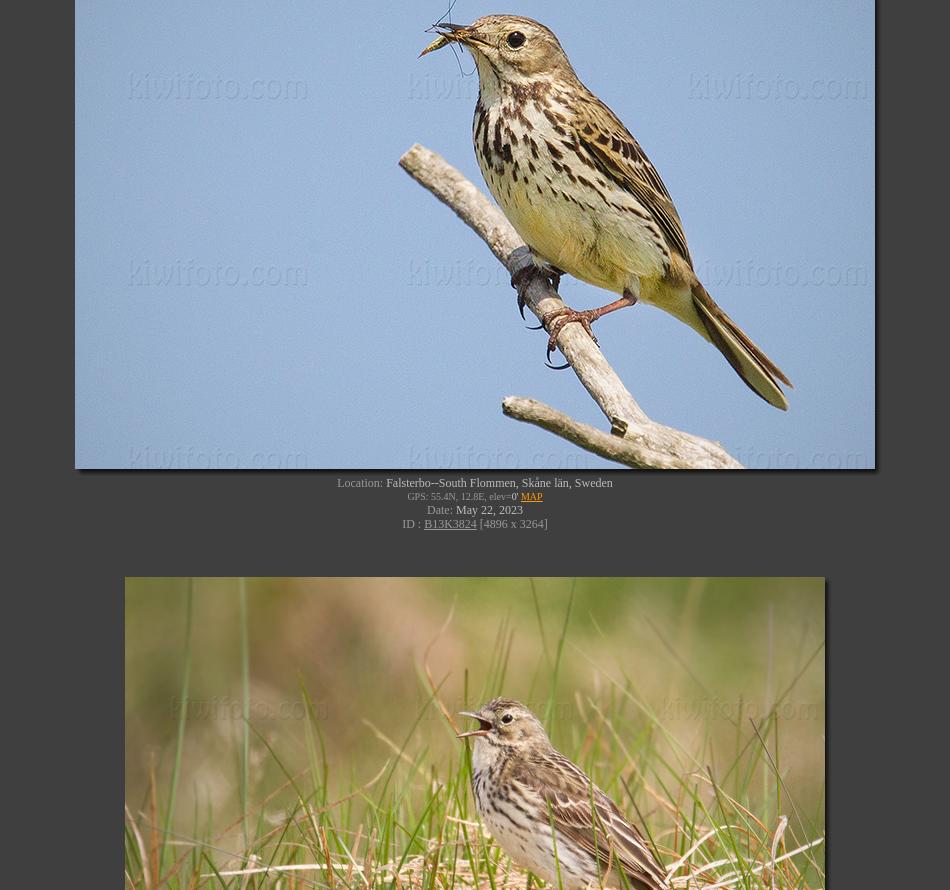 This screenshot has width=950, height=890. Describe the element at coordinates (440, 508) in the screenshot. I see `'Date:'` at that location.